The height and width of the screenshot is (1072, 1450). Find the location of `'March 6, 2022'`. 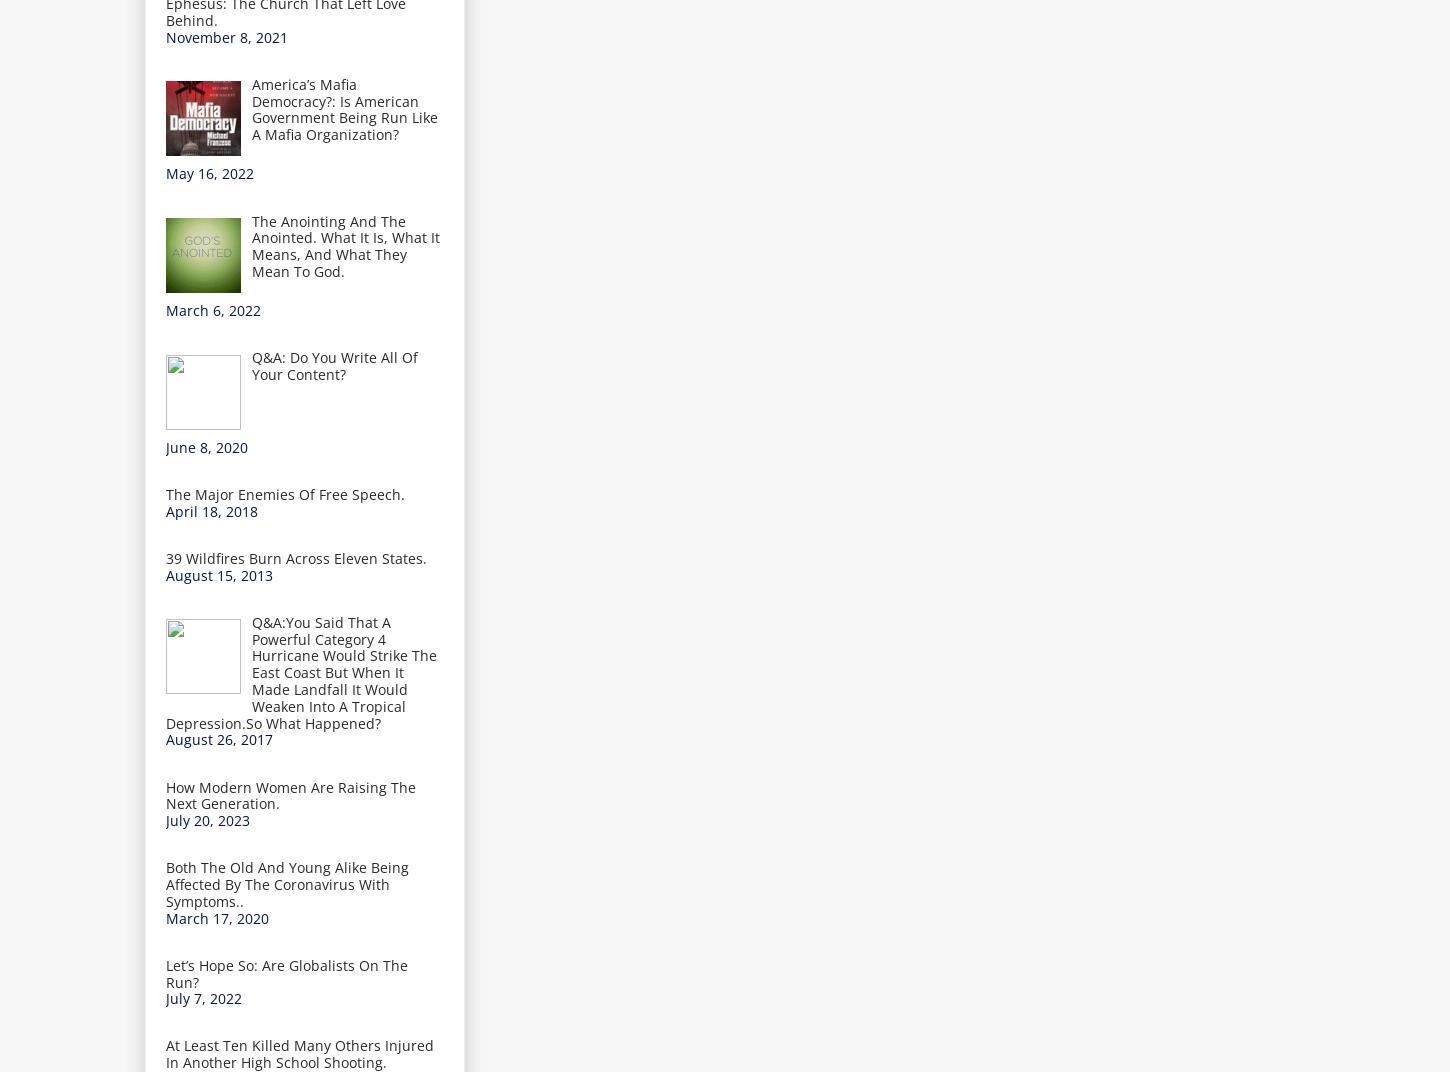

'March 6, 2022' is located at coordinates (212, 309).